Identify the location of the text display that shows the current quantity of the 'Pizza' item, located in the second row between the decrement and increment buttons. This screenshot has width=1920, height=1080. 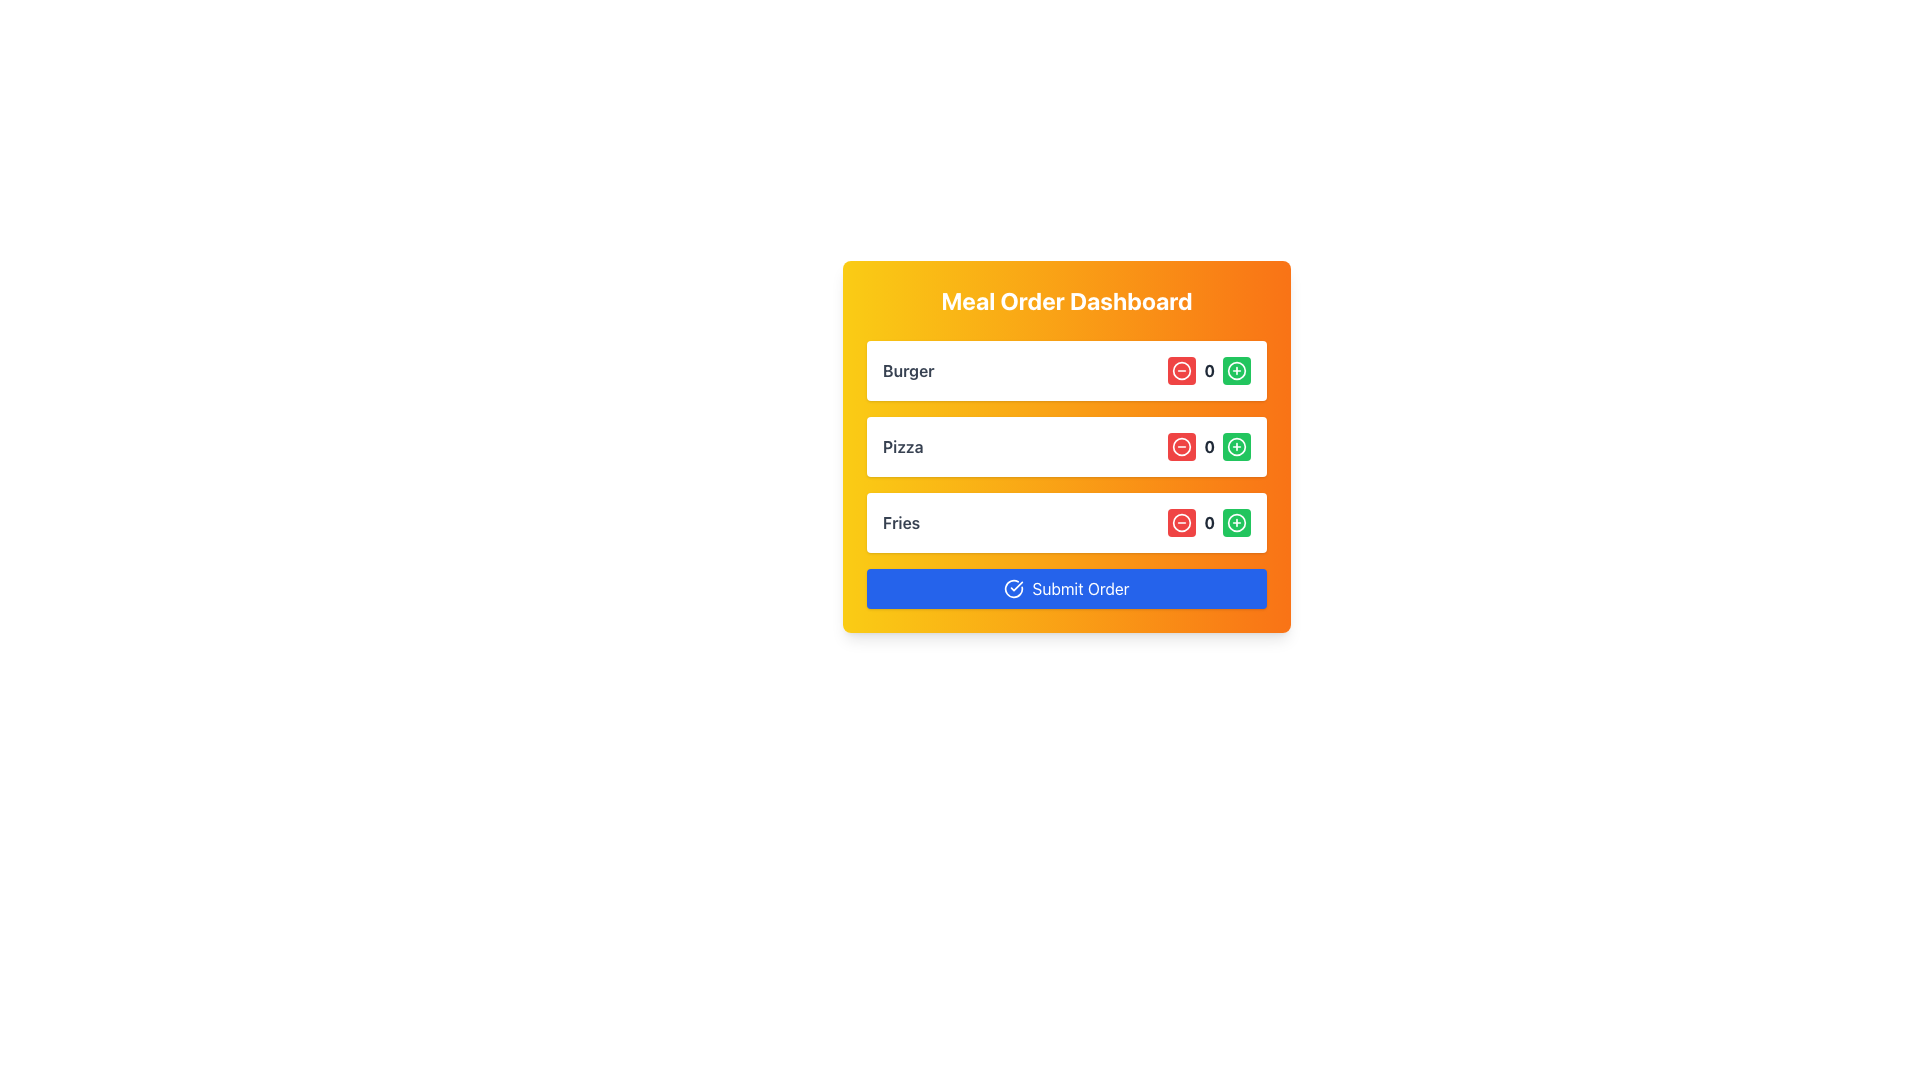
(1208, 446).